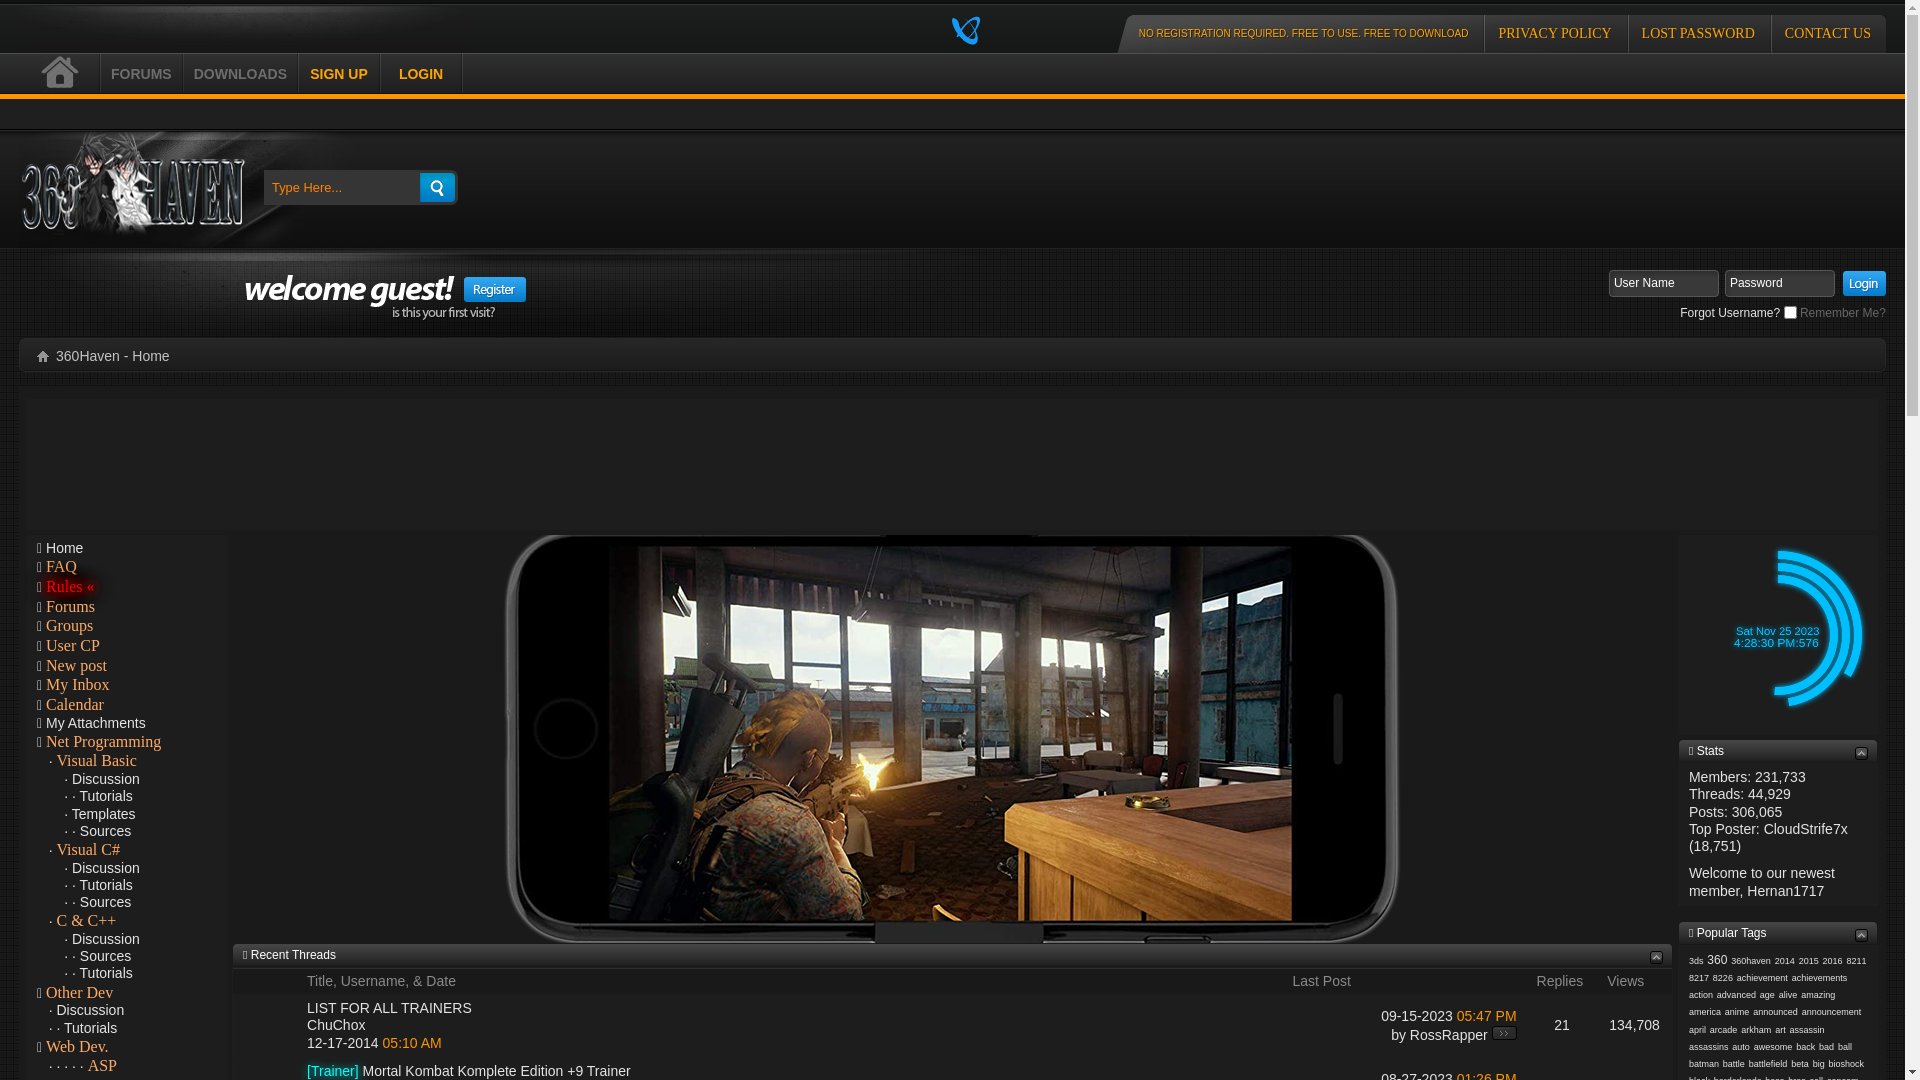  I want to click on 'assassin', so click(1790, 1029).